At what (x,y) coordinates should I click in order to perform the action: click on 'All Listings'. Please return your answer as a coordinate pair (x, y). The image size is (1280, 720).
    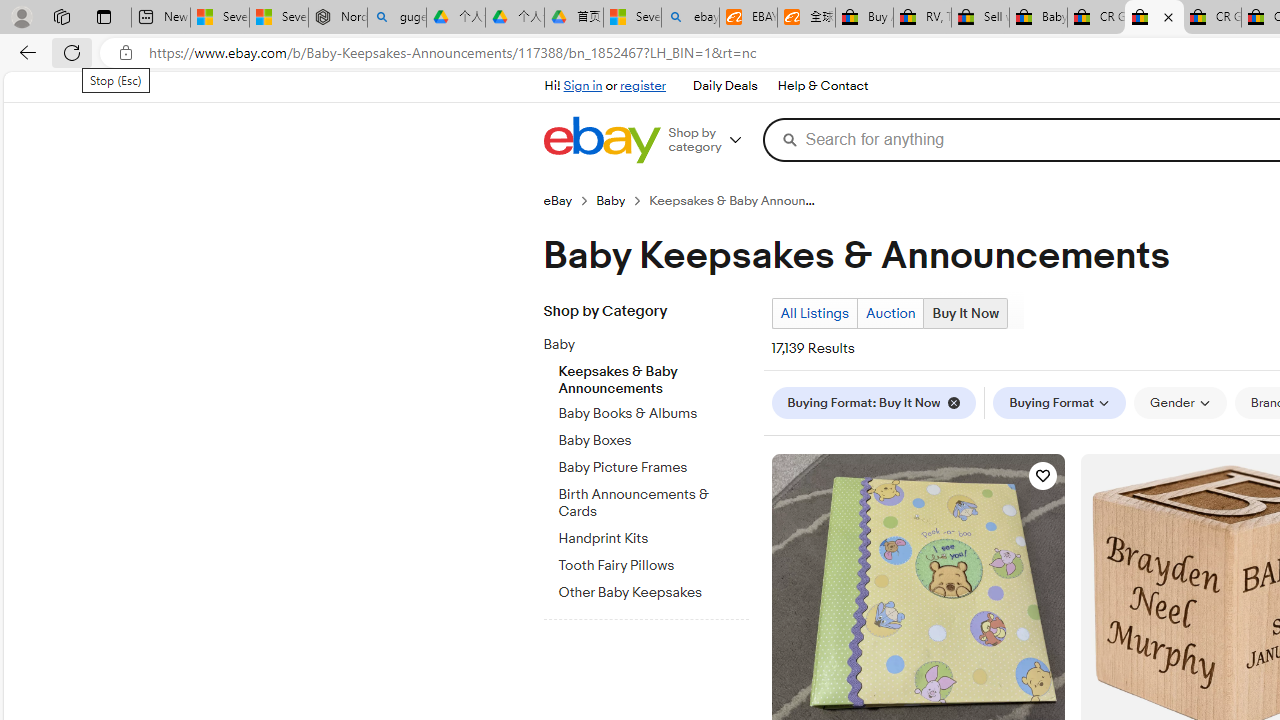
    Looking at the image, I should click on (814, 313).